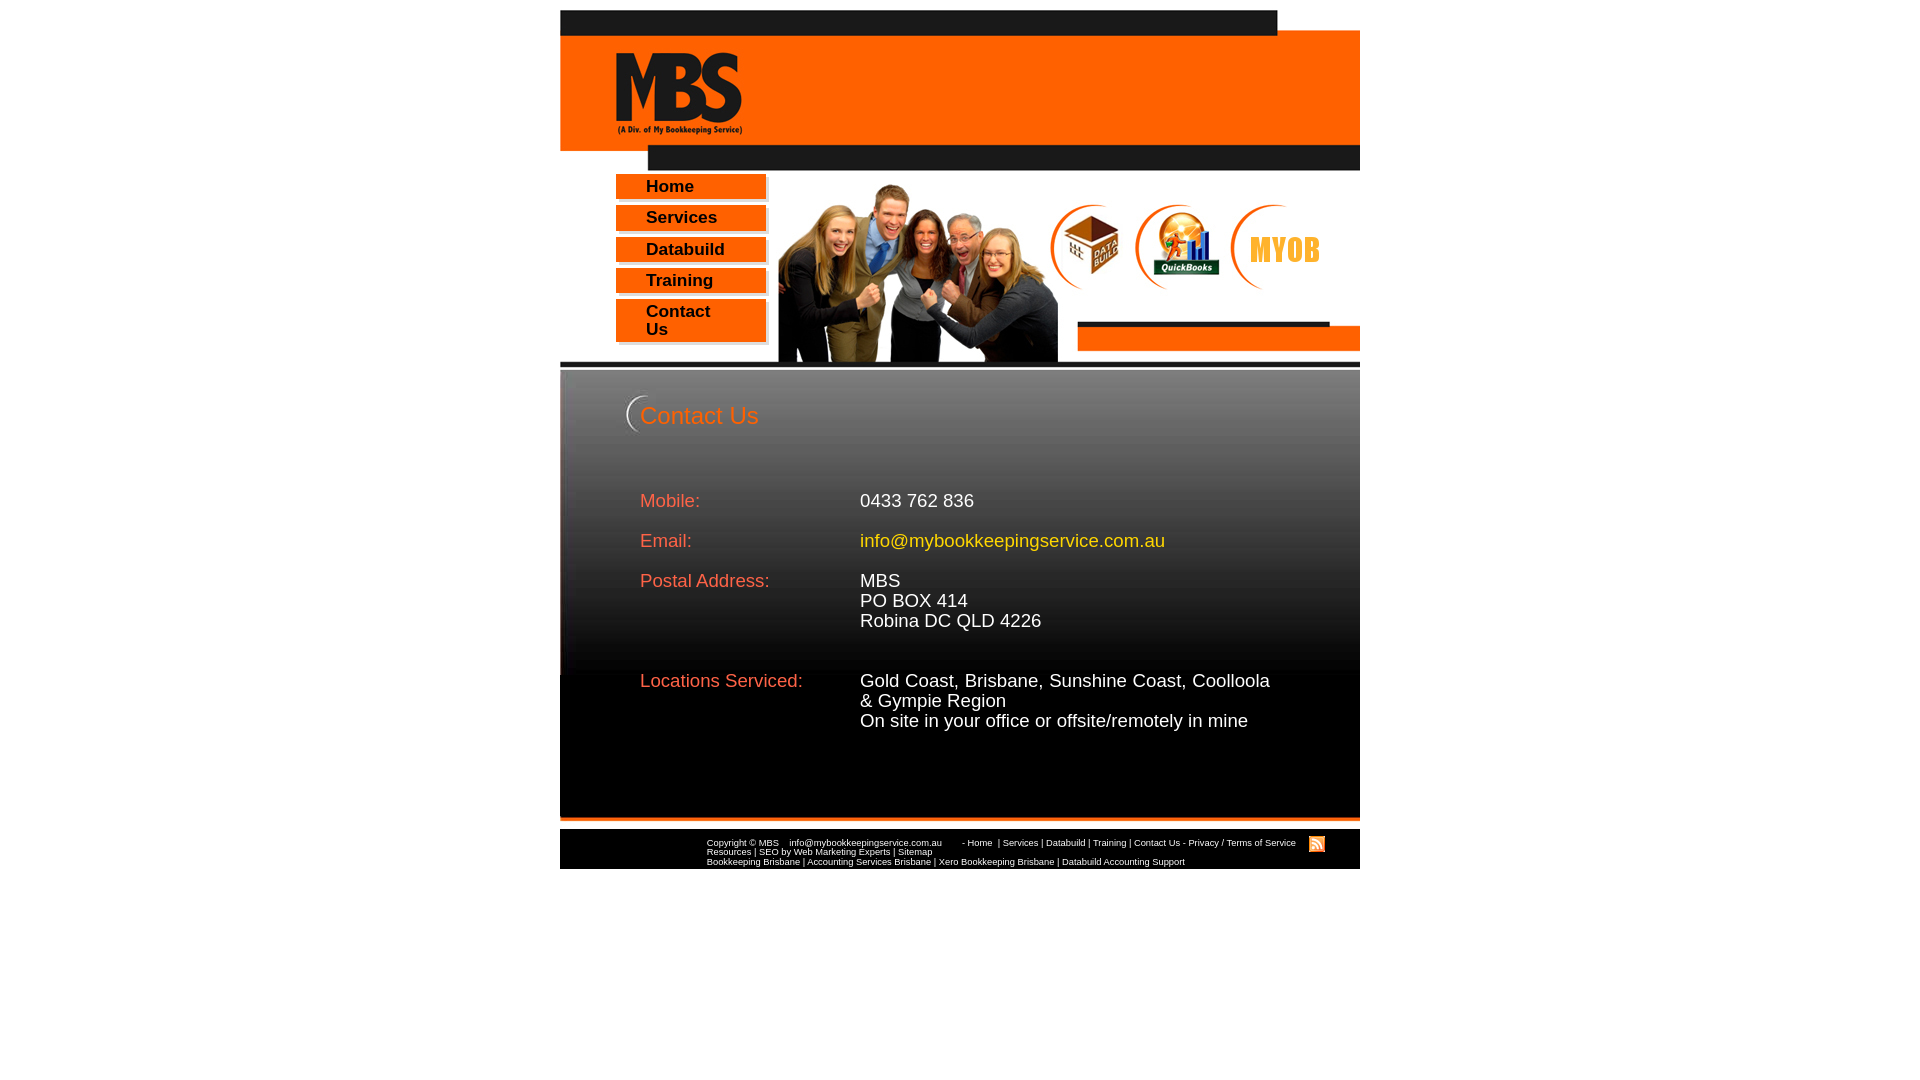 Image resolution: width=1920 pixels, height=1080 pixels. What do you see at coordinates (1108, 843) in the screenshot?
I see `'Training'` at bounding box center [1108, 843].